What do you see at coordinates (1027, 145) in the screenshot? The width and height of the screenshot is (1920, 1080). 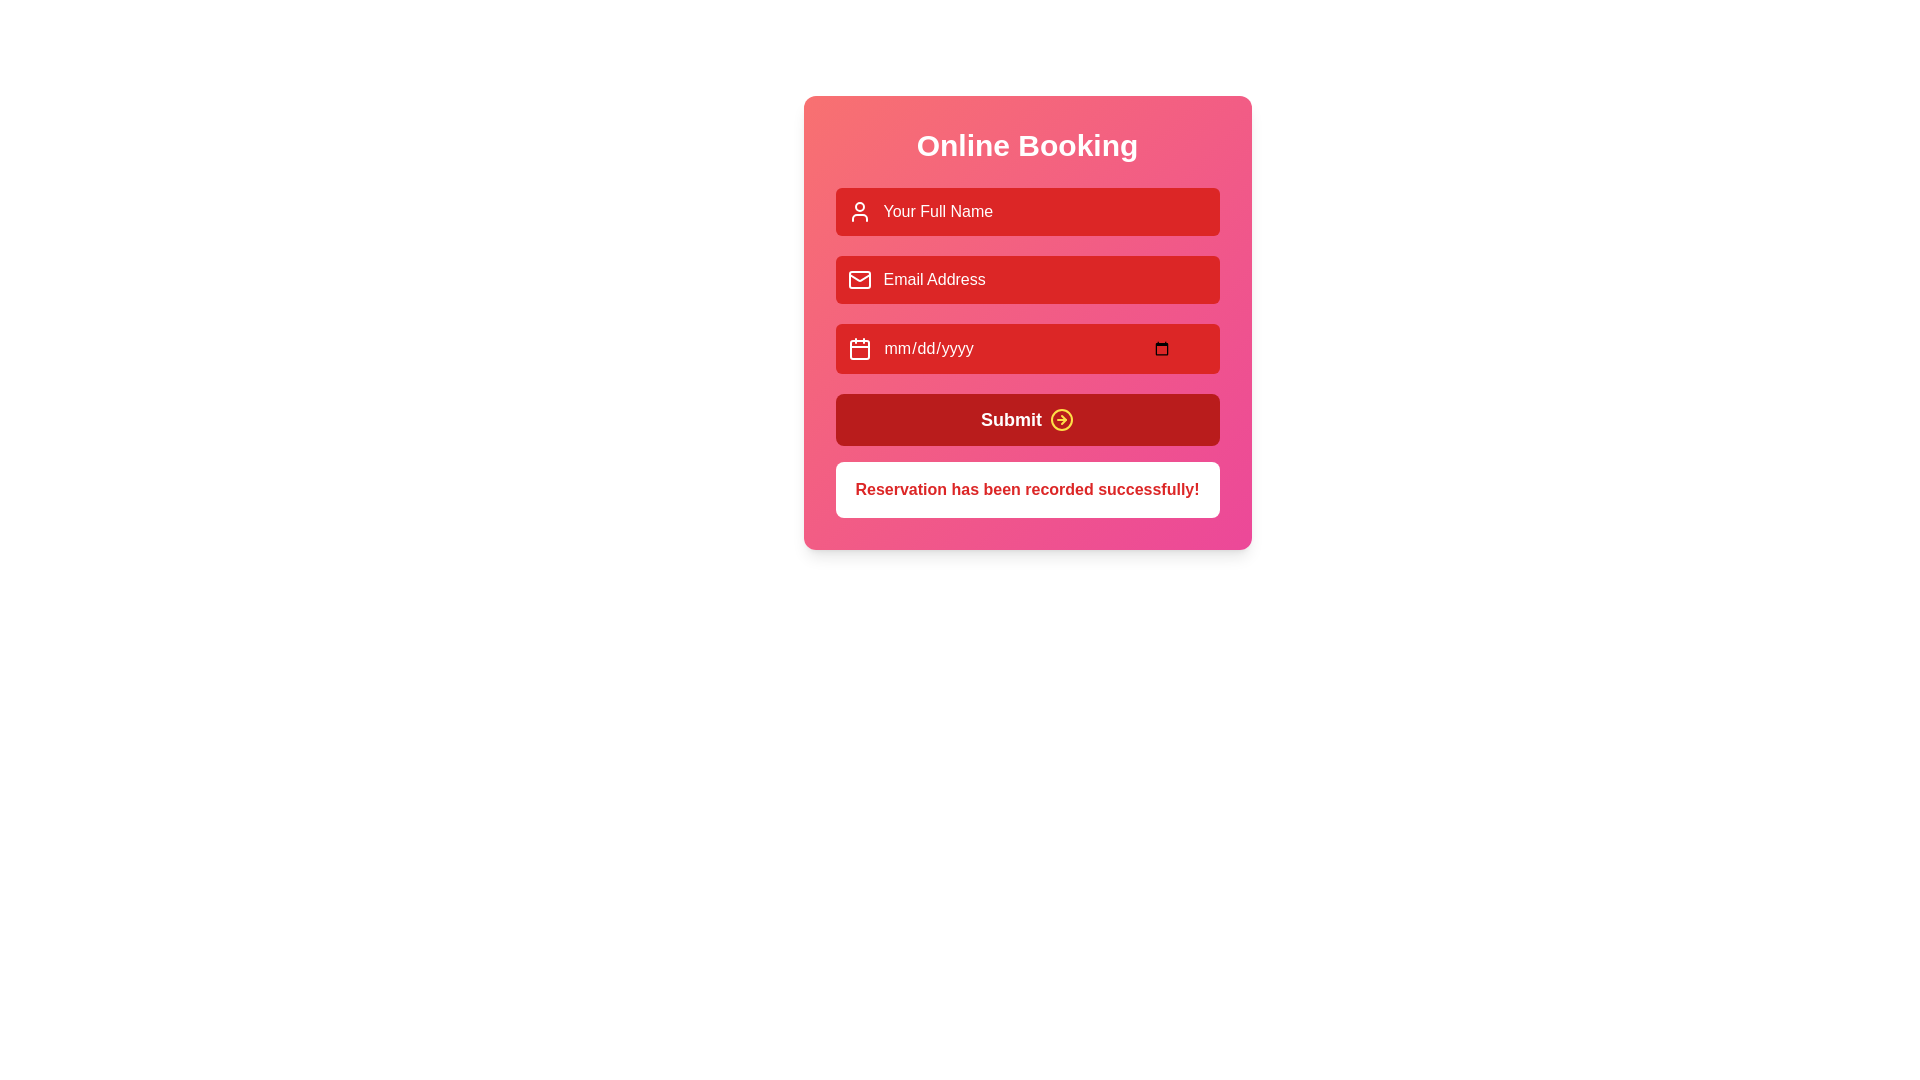 I see `the Label or Heading Text at the top of the form section, which serves as the title for the associated form` at bounding box center [1027, 145].